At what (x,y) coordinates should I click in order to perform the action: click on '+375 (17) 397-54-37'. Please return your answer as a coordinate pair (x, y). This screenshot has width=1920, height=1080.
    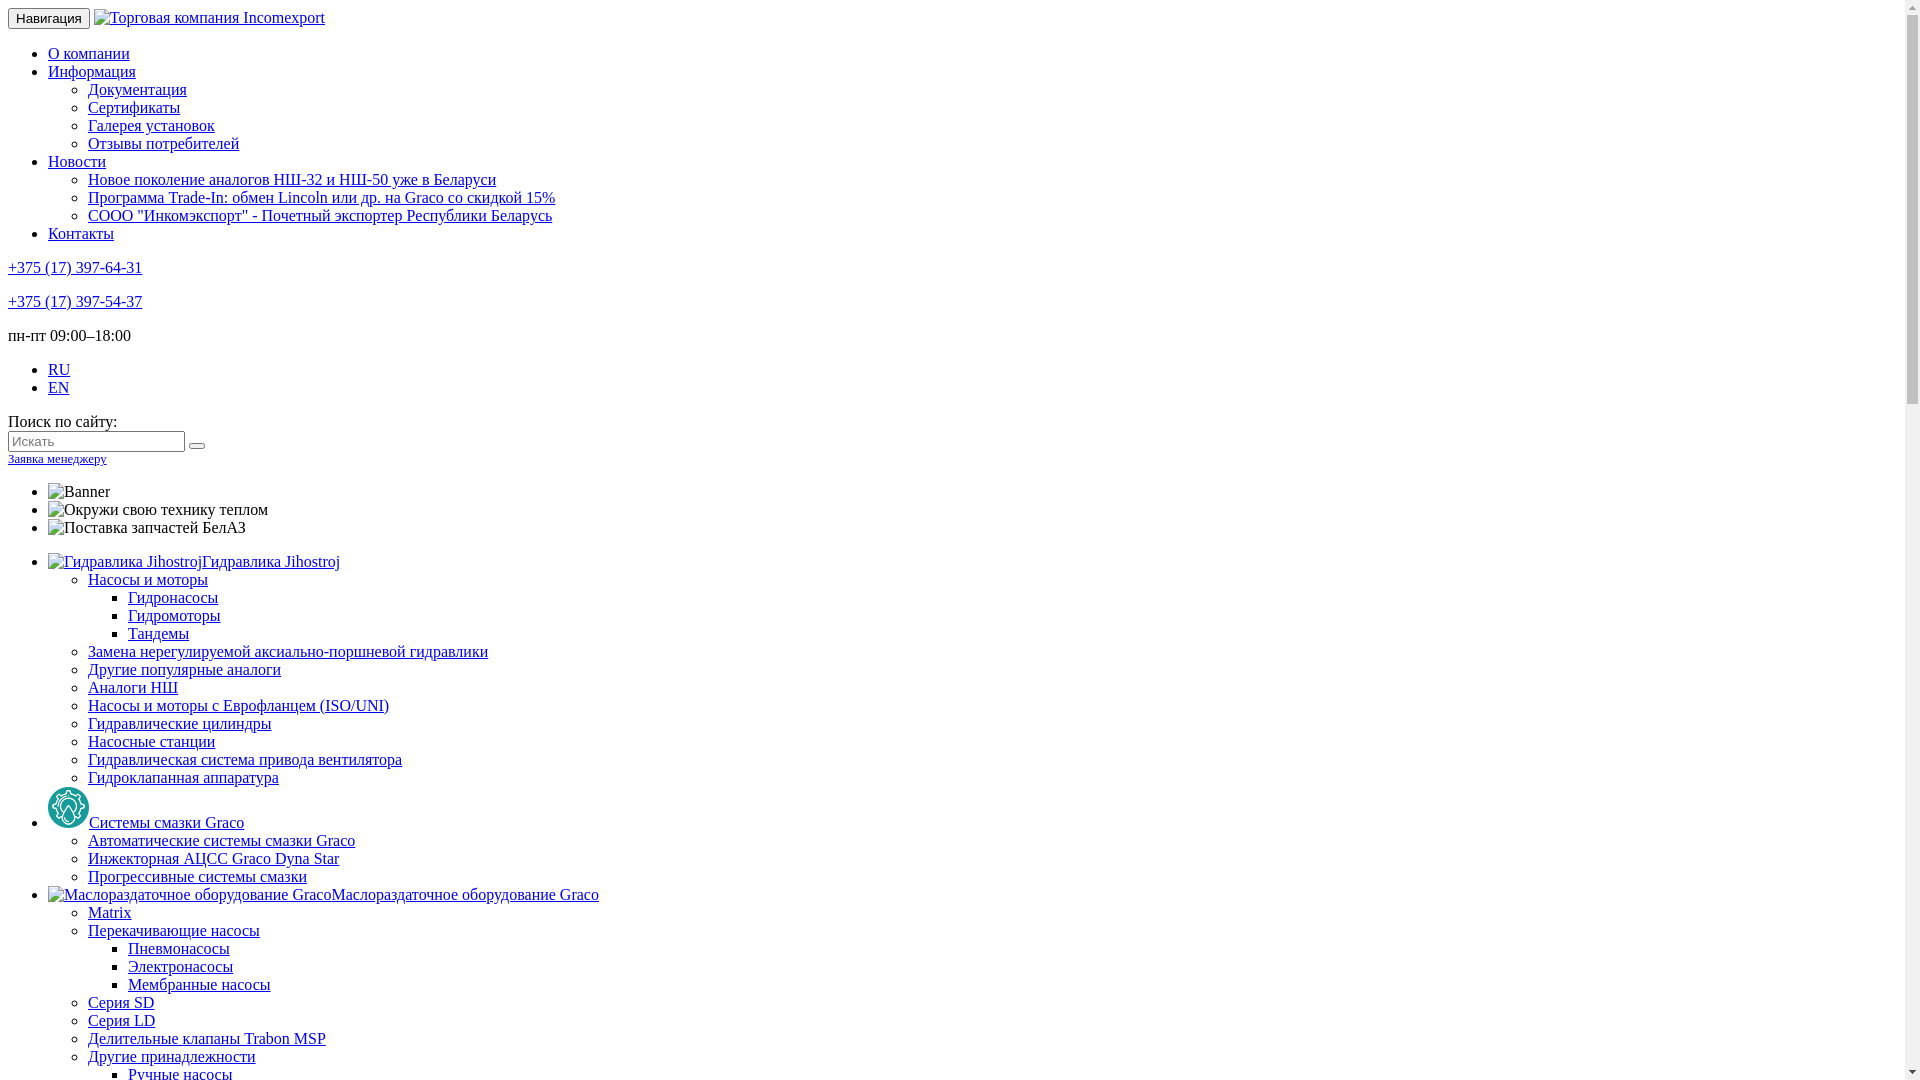
    Looking at the image, I should click on (8, 301).